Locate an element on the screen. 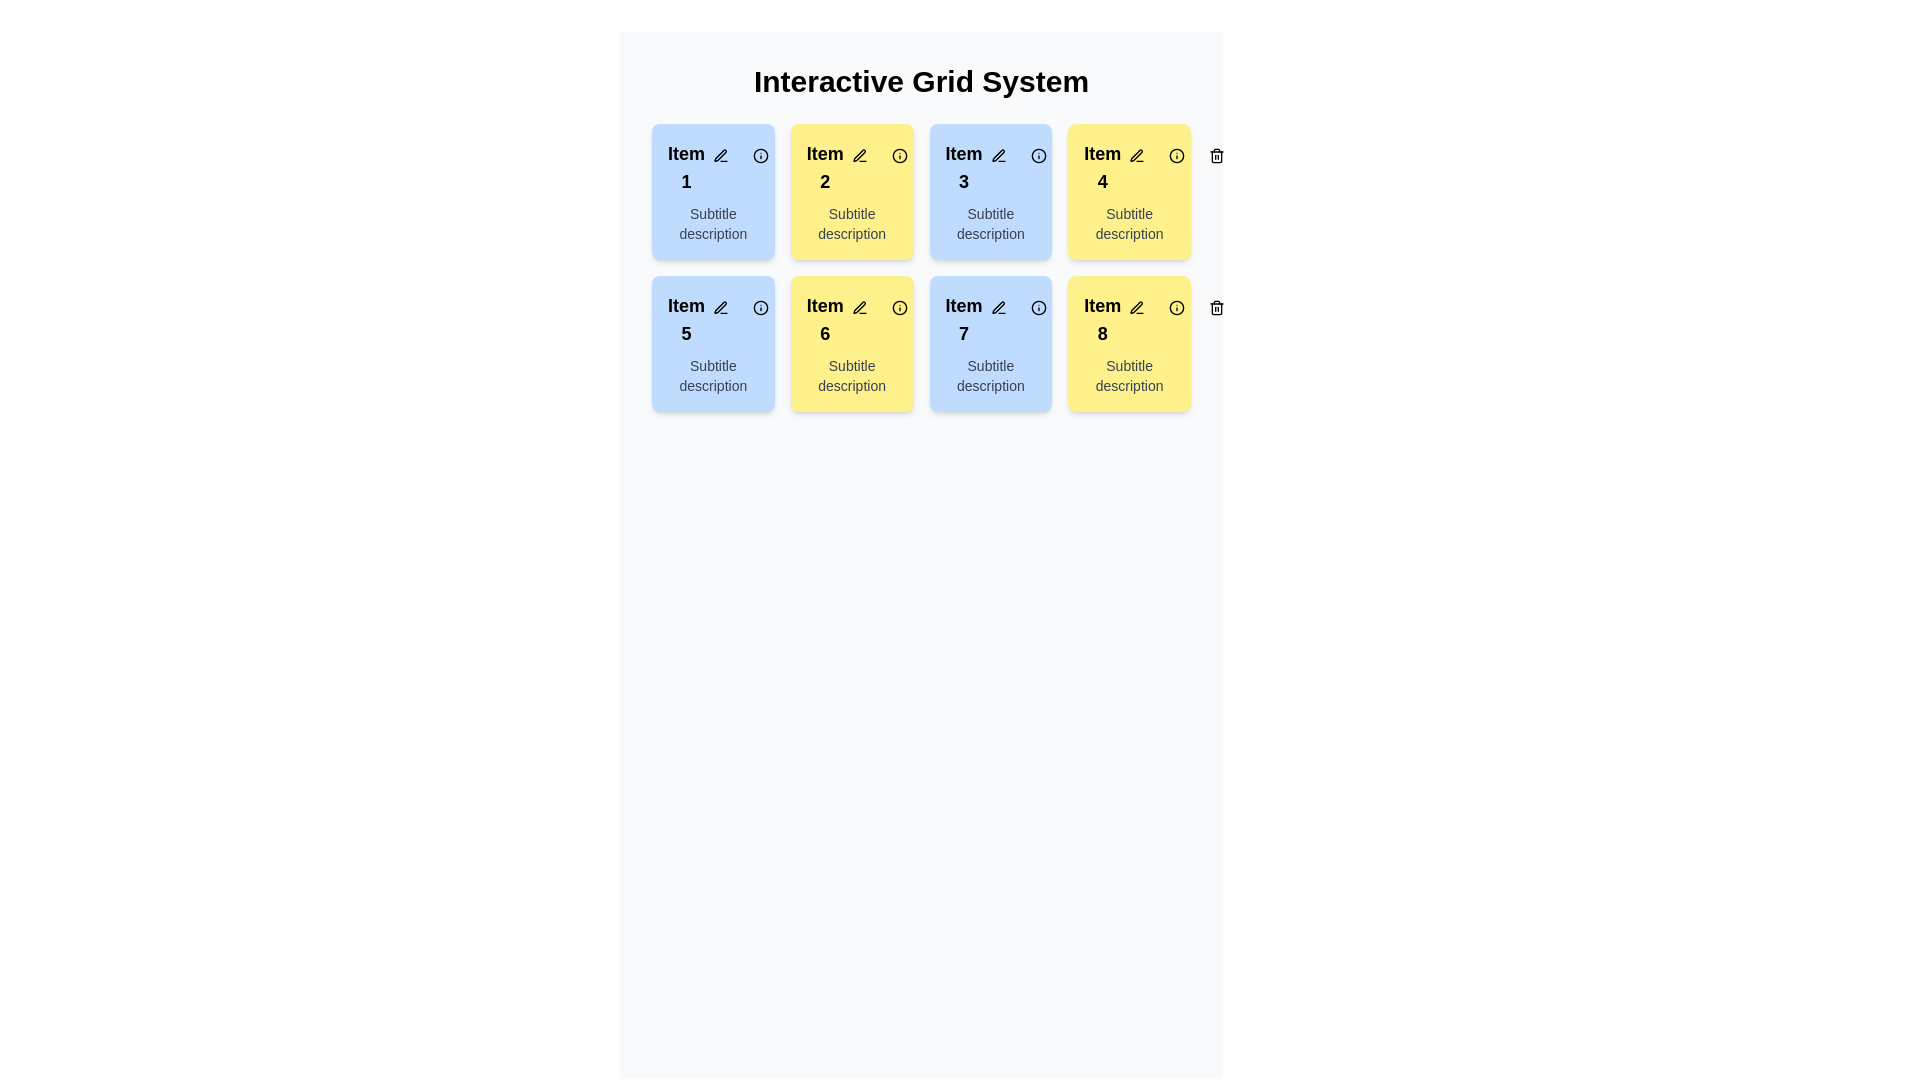 The height and width of the screenshot is (1080, 1920). the text label located beneath the title text in the card labeled 'Item 5', which is positioned in the second row, first column of the grid layout is located at coordinates (713, 375).